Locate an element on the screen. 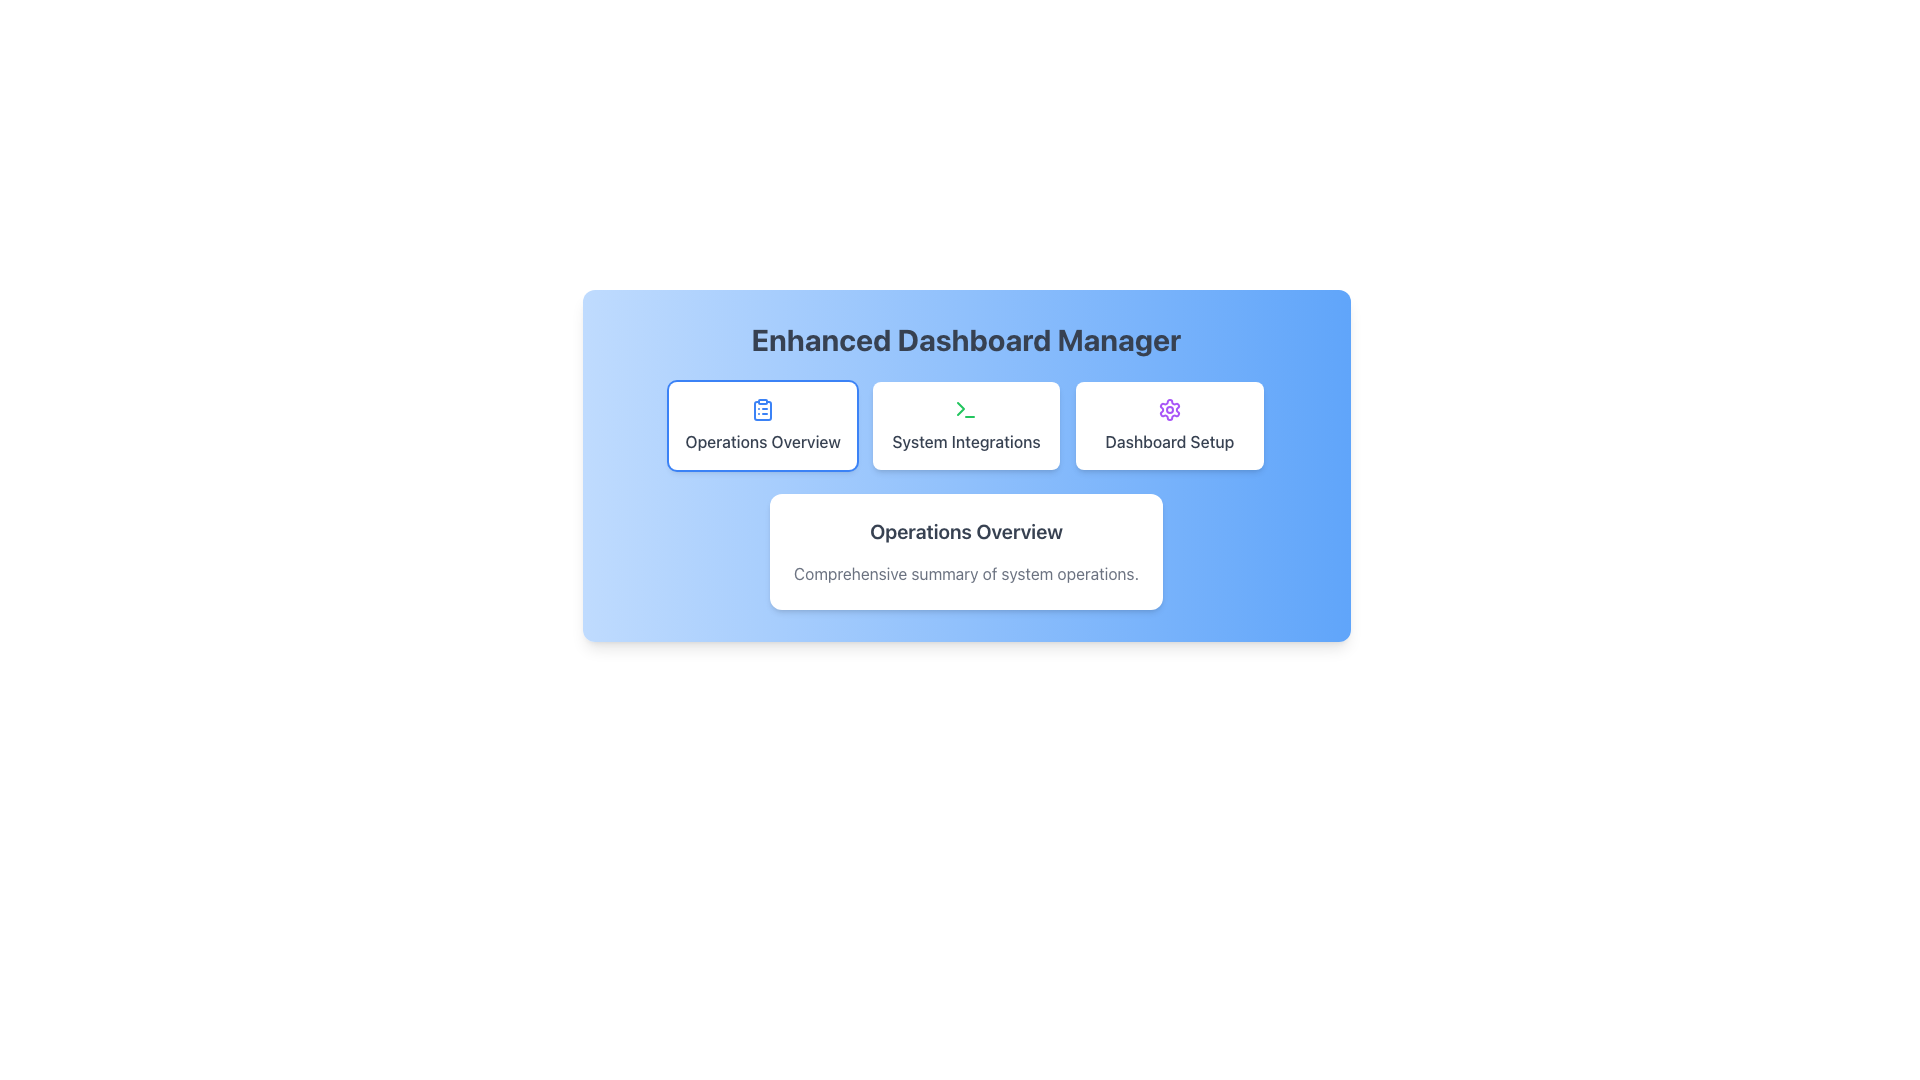 Image resolution: width=1920 pixels, height=1080 pixels. the text label located below the purple gear icon on the button card labeled 'Dashboard Setup', which is the third button in a horizontal row of three buttons is located at coordinates (1169, 441).